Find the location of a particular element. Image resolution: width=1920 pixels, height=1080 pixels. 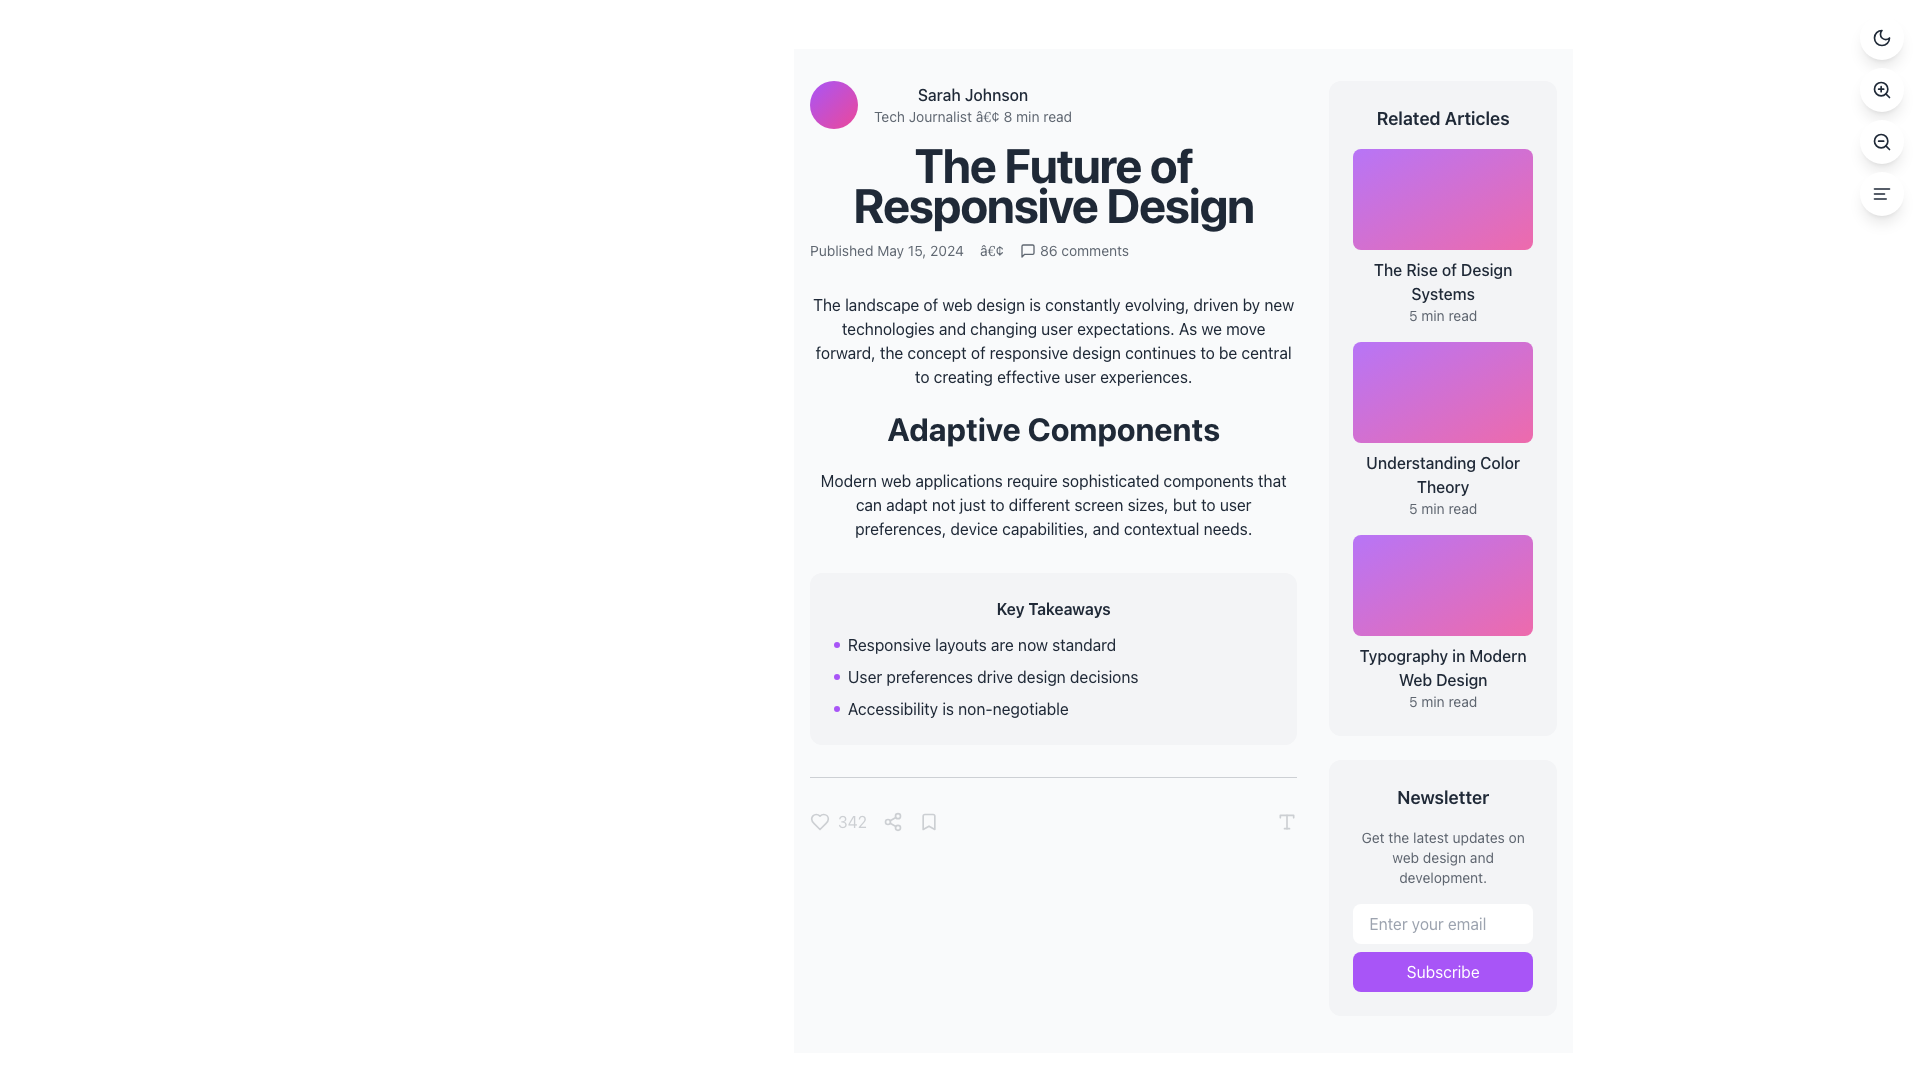

the text label displaying 'Published May 15, 2024', which is located below the main heading 'The Future of Responsive Design' in the top-left section of the article is located at coordinates (886, 249).